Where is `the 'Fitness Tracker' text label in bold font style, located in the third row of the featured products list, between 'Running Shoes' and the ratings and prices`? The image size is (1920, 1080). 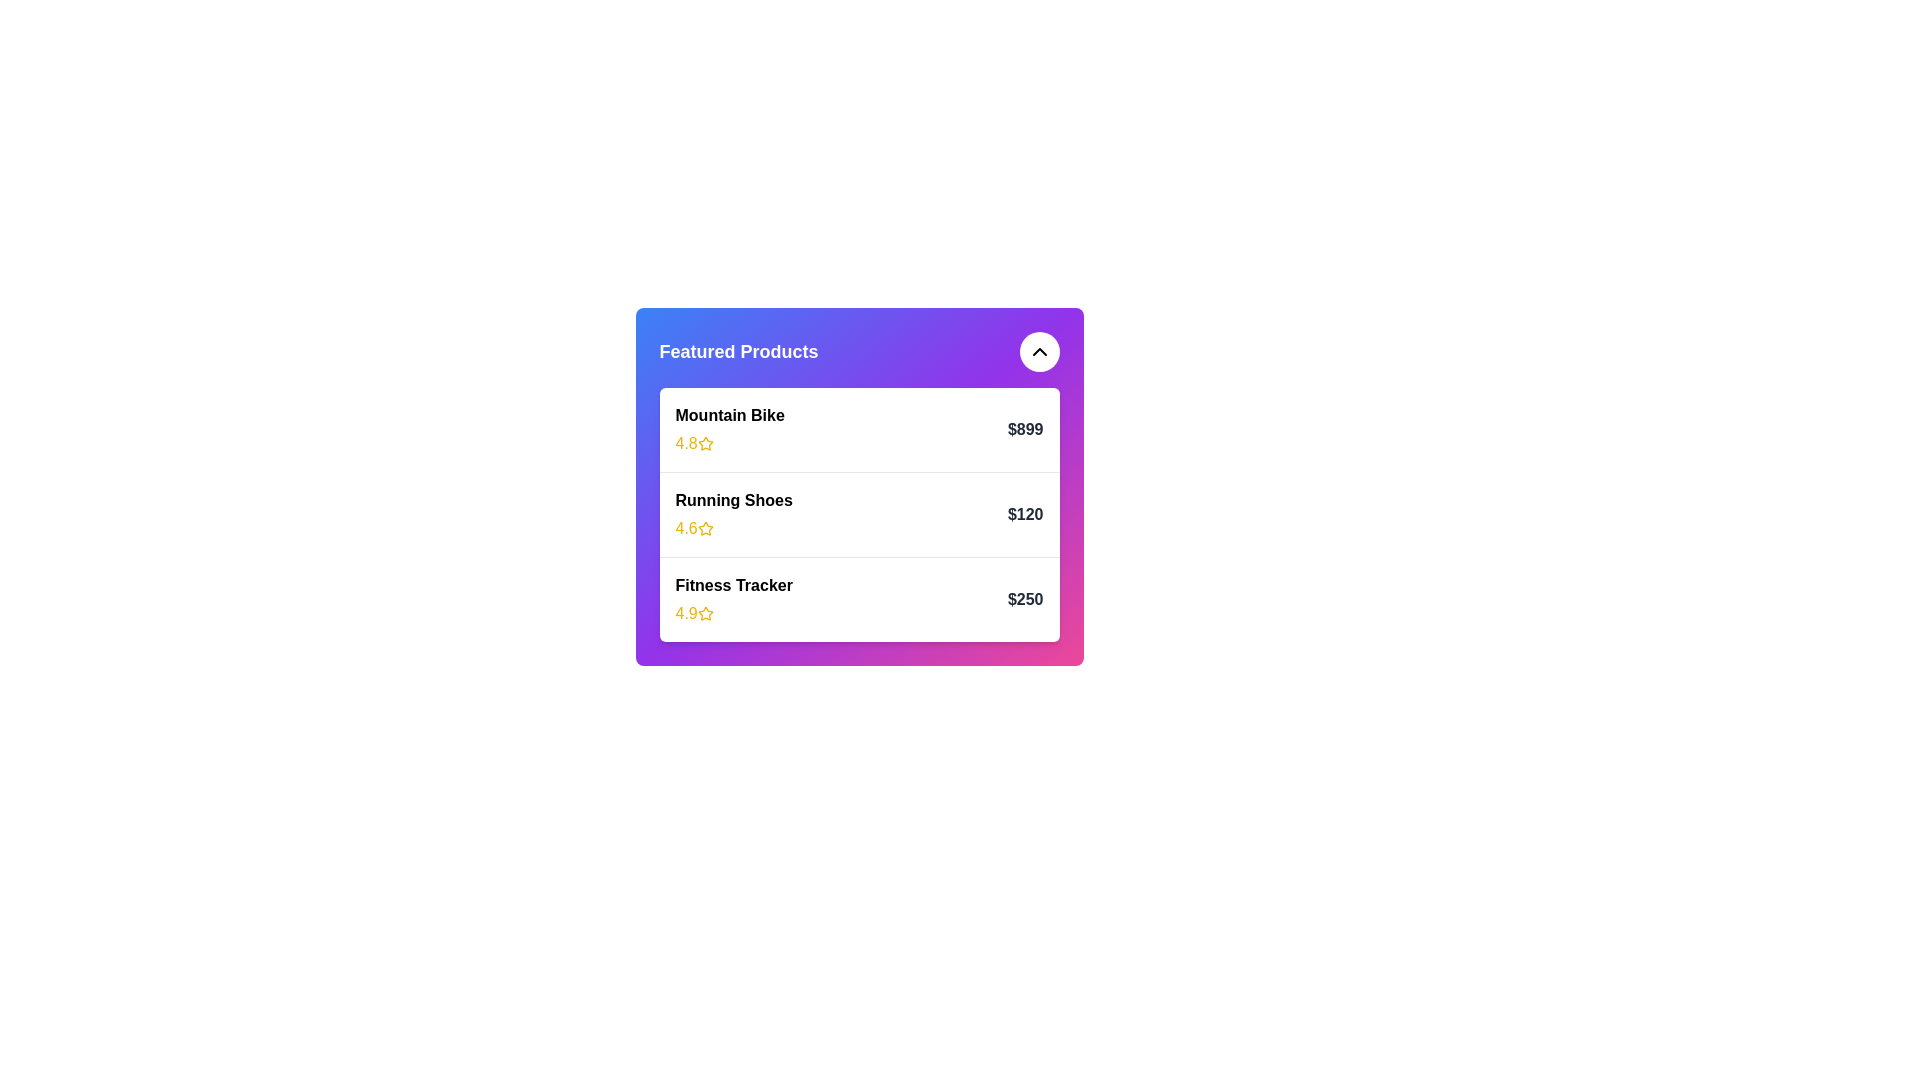 the 'Fitness Tracker' text label in bold font style, located in the third row of the featured products list, between 'Running Shoes' and the ratings and prices is located at coordinates (733, 585).